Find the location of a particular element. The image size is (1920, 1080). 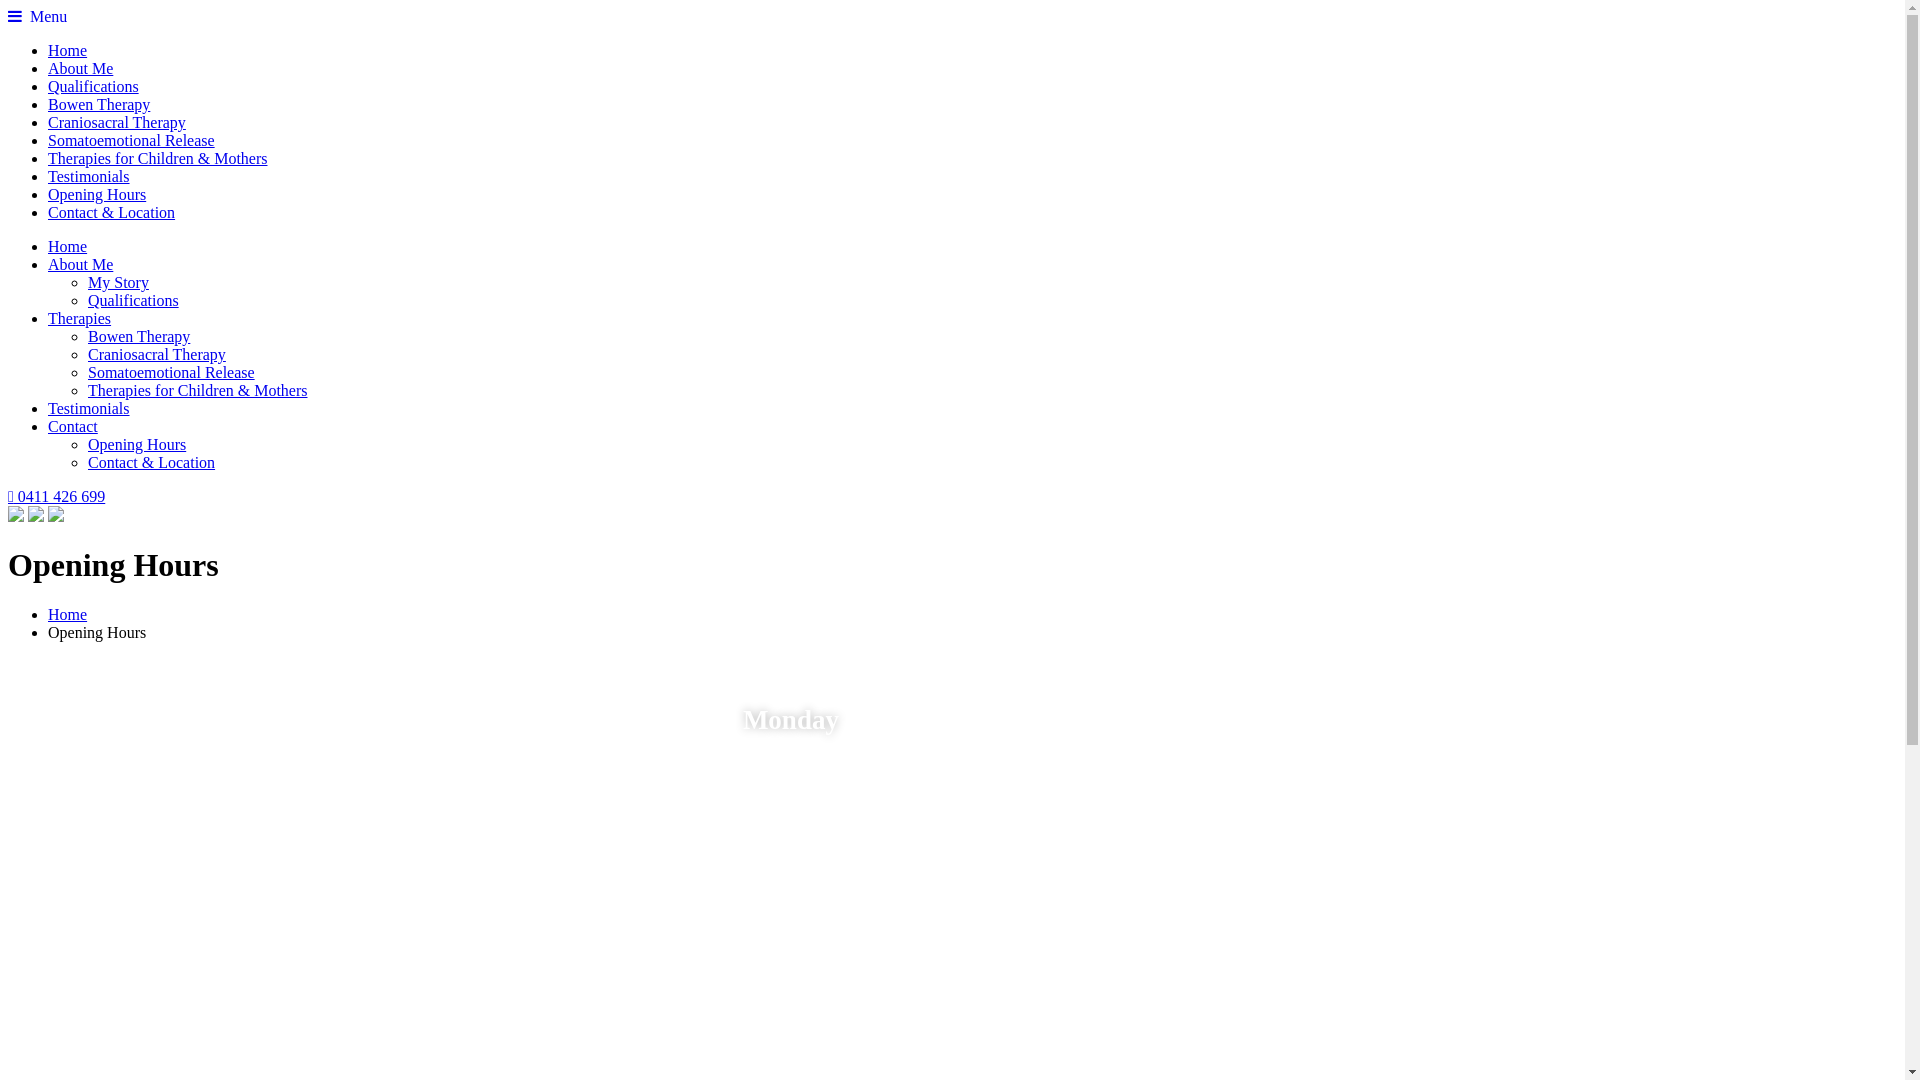

'Bowen Therapy' is located at coordinates (98, 104).